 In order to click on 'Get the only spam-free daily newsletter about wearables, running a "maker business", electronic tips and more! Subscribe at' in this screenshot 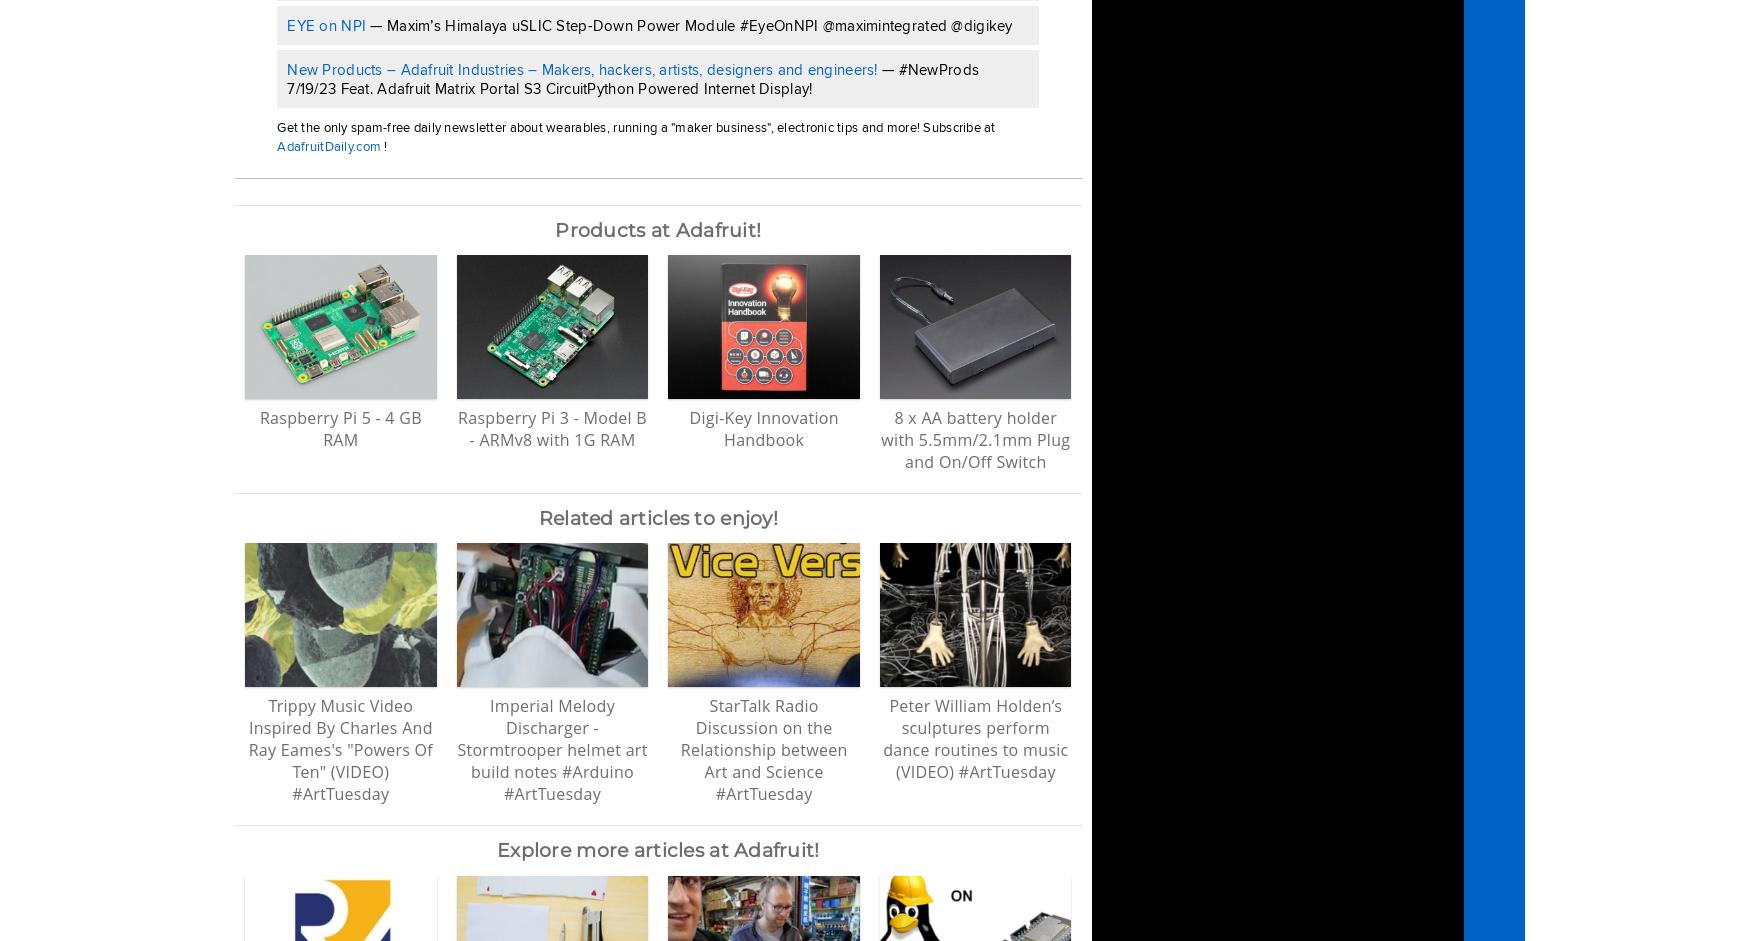, I will do `click(634, 127)`.